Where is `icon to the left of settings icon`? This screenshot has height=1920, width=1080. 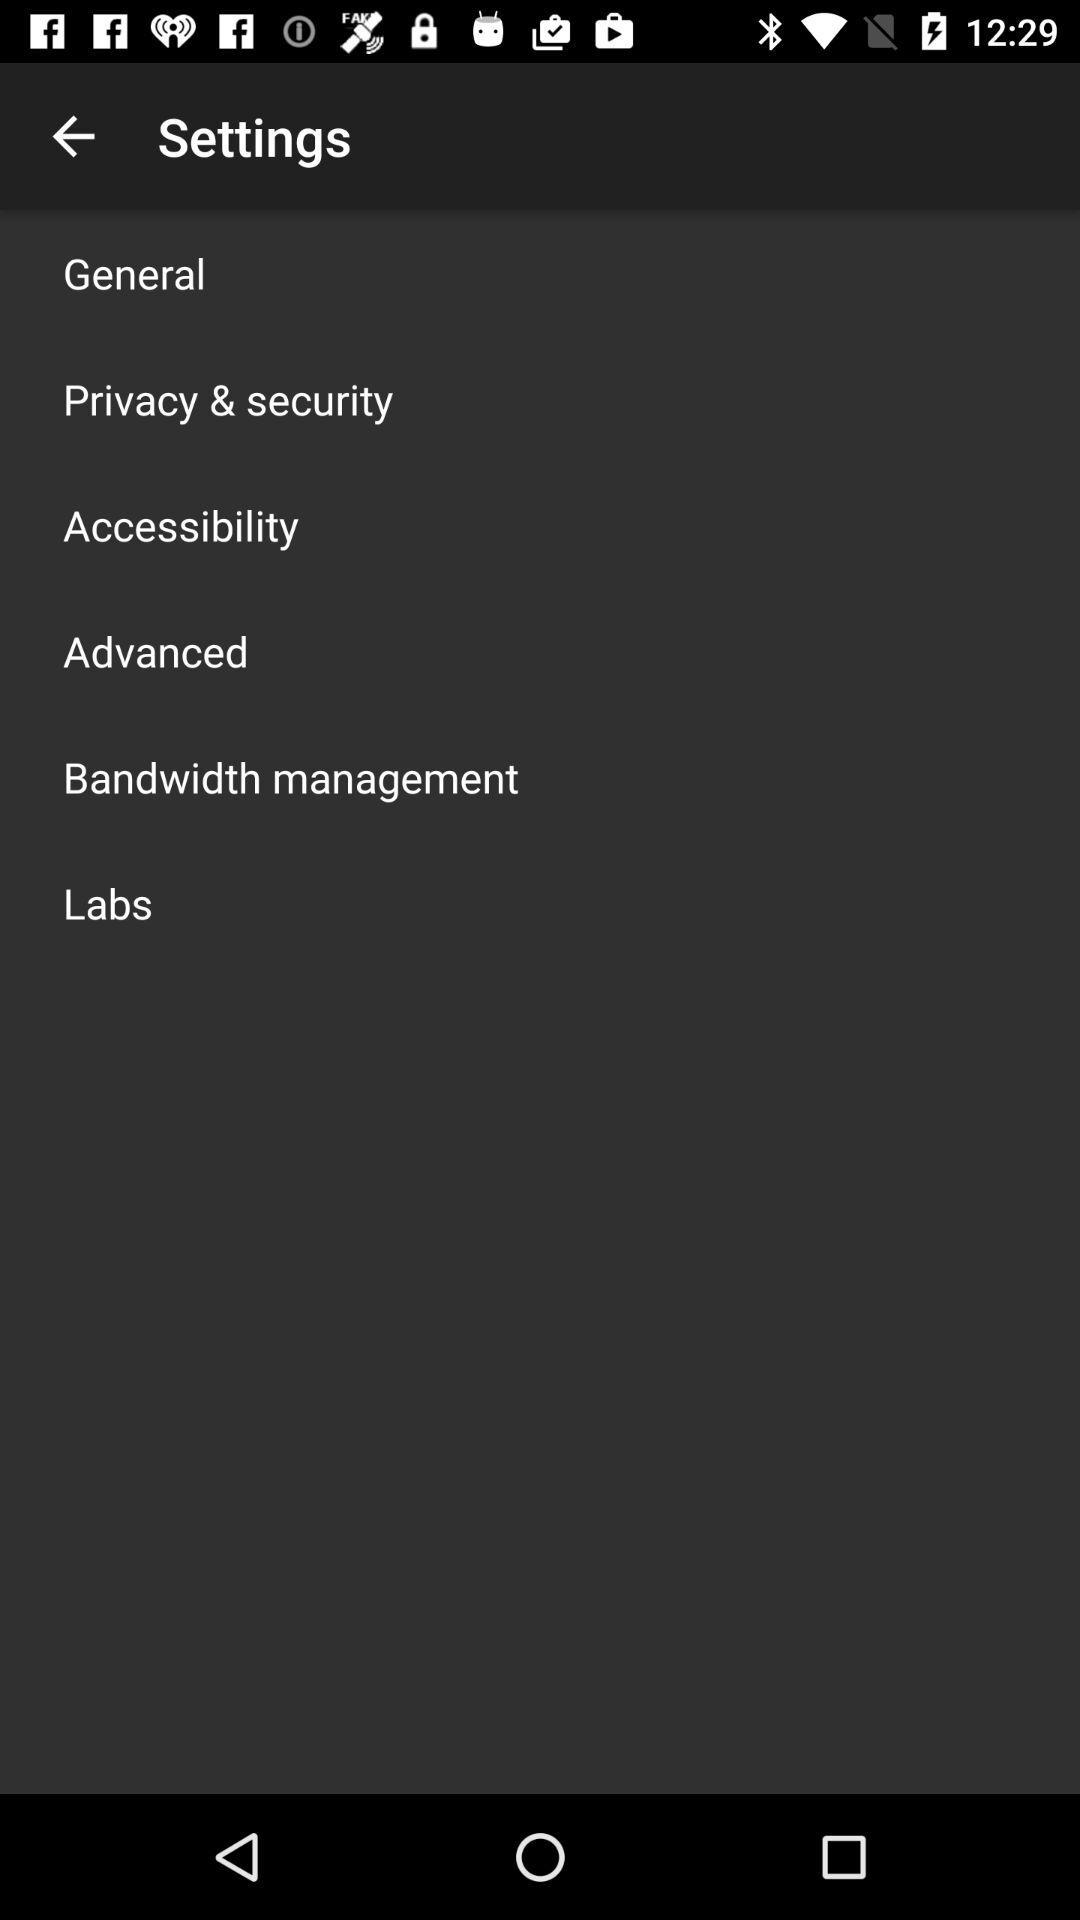
icon to the left of settings icon is located at coordinates (72, 135).